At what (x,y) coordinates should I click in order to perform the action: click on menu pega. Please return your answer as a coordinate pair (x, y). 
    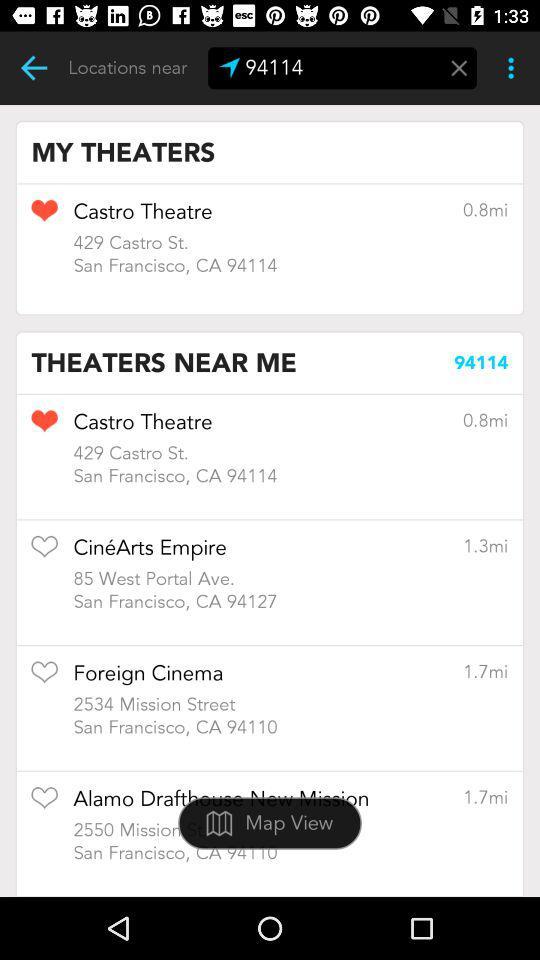
    Looking at the image, I should click on (459, 68).